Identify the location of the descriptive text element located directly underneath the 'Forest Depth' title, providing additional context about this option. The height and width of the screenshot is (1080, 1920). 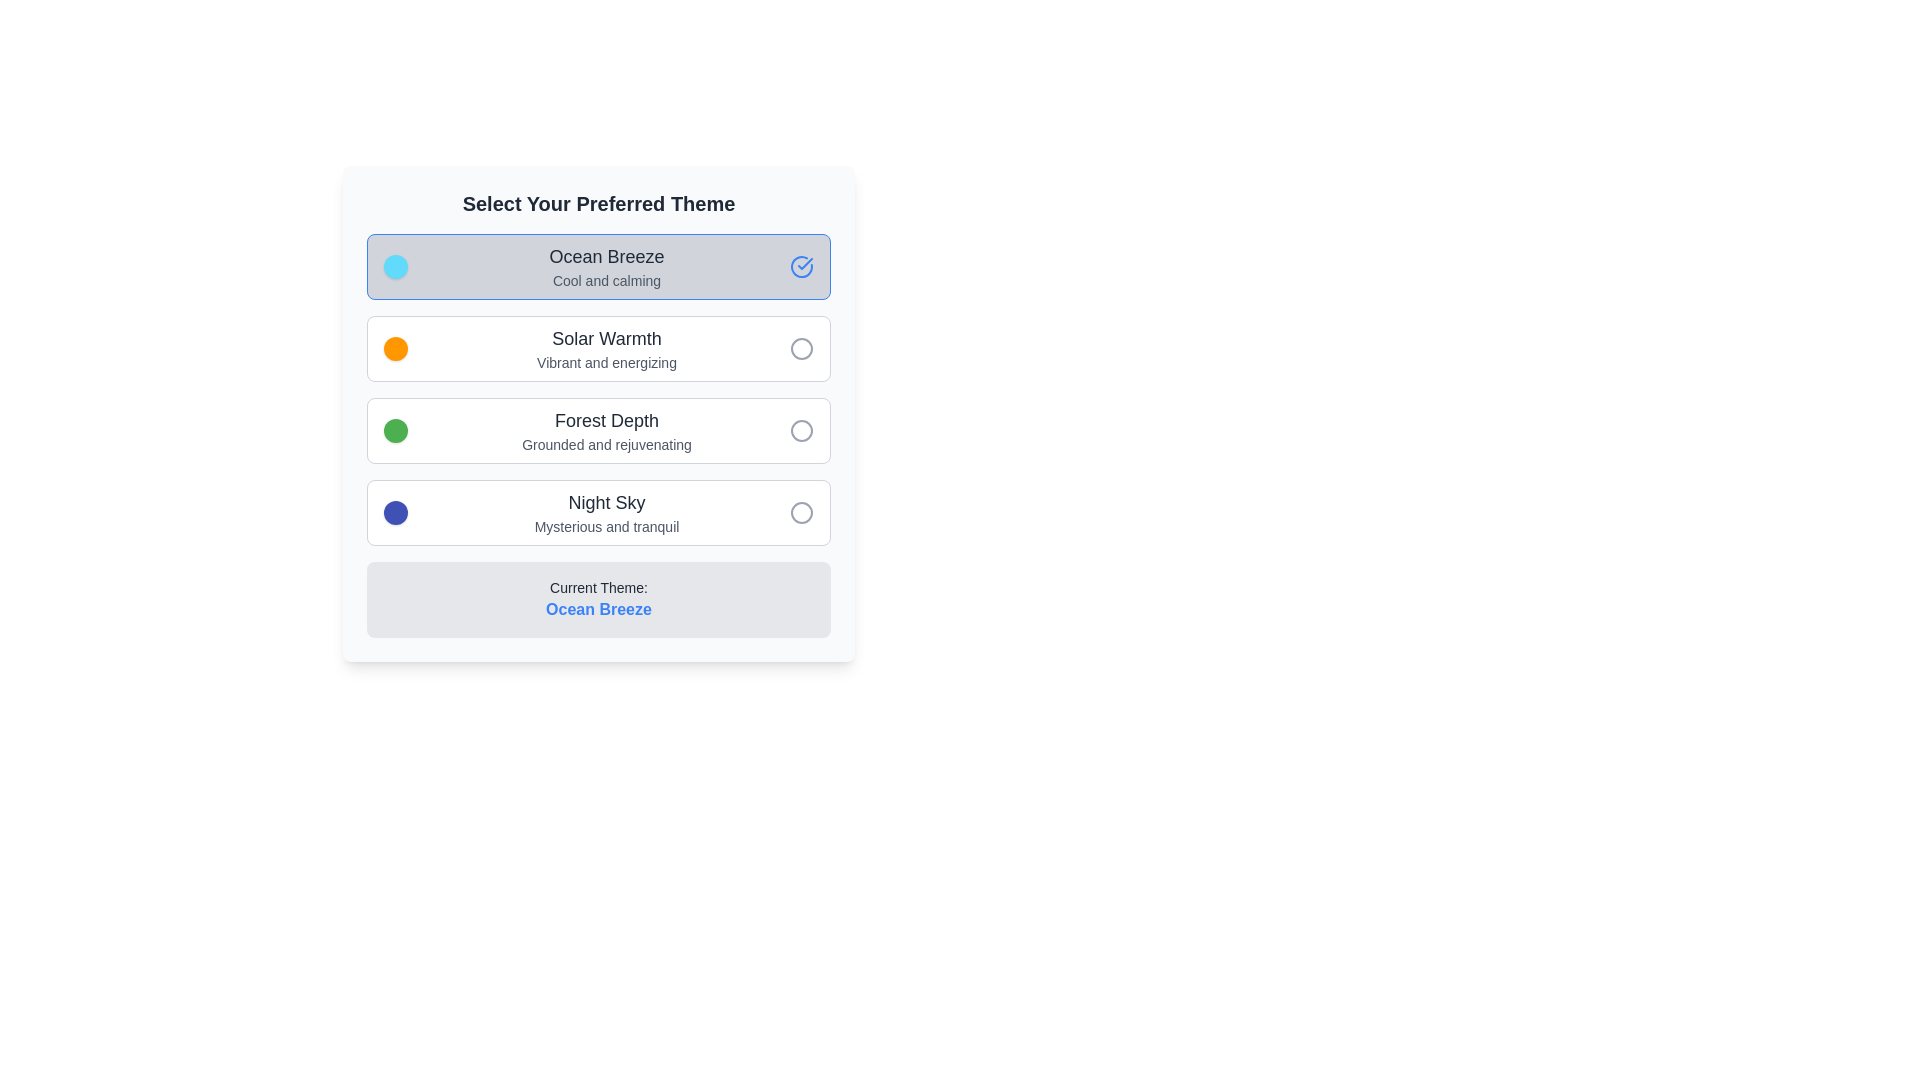
(605, 443).